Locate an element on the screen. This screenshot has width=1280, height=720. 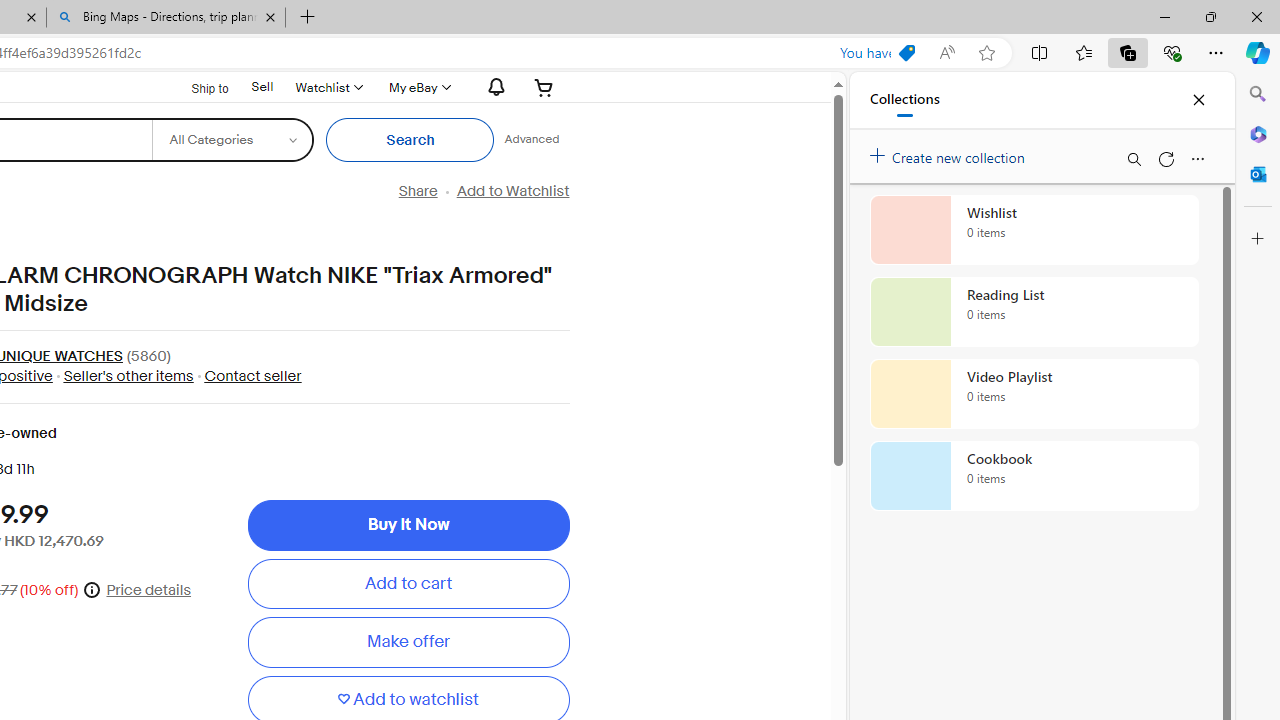
'Seller' is located at coordinates (127, 375).